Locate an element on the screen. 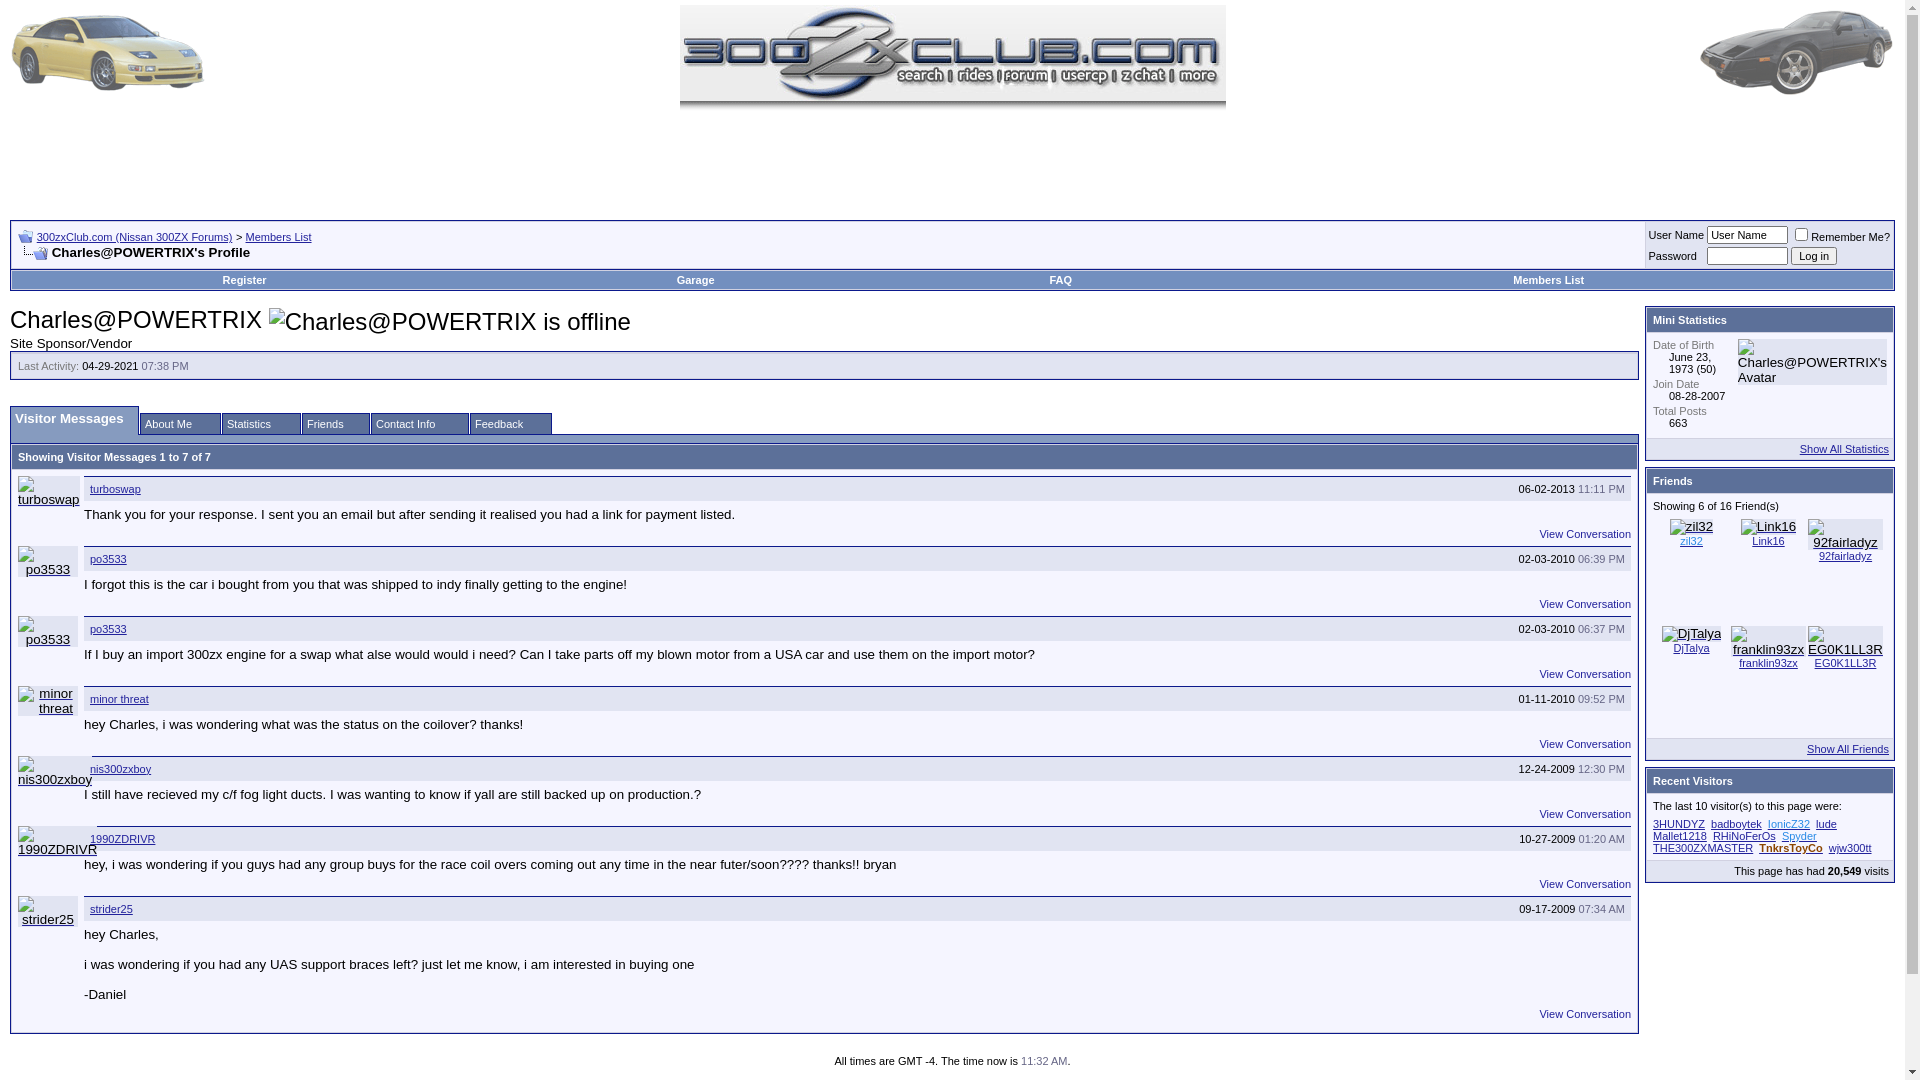 The image size is (1920, 1080). 'Go Back' is located at coordinates (25, 235).